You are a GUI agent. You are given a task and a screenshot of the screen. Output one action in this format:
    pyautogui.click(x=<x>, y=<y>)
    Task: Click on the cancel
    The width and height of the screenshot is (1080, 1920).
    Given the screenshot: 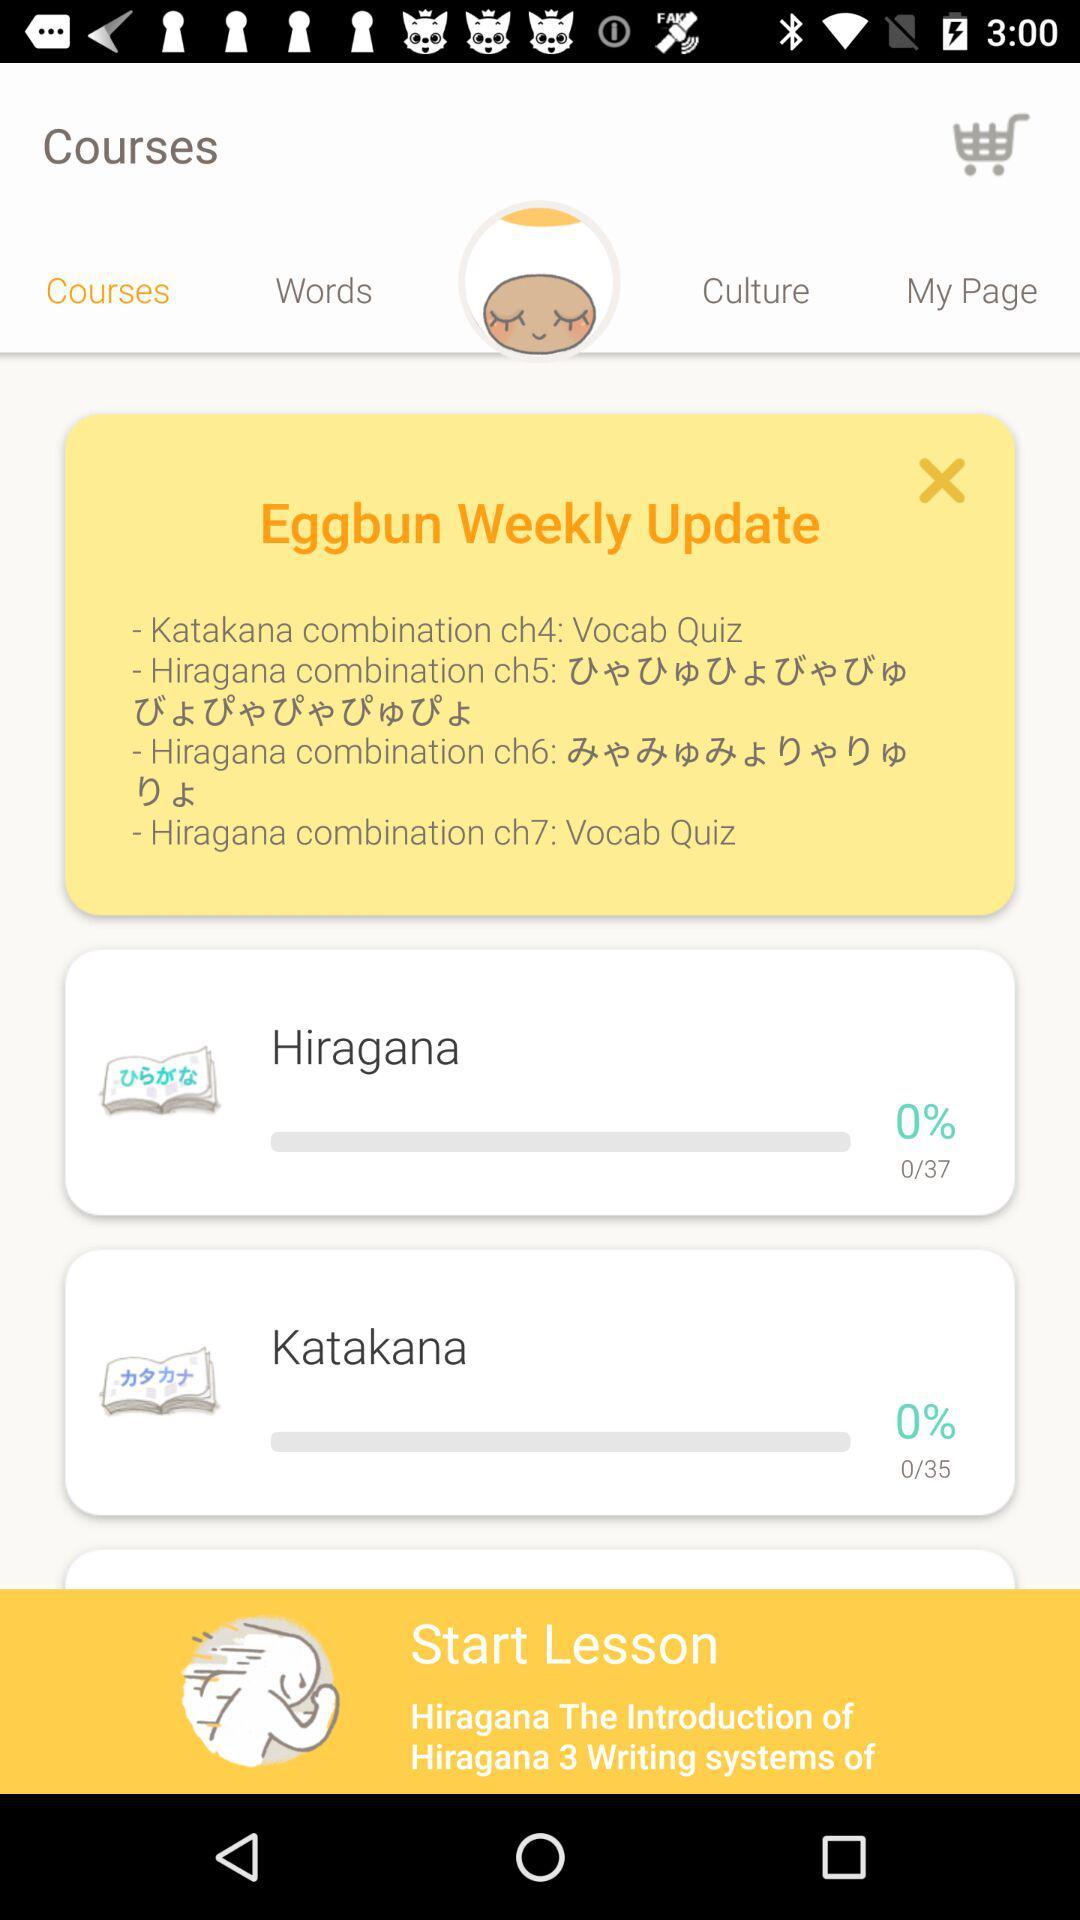 What is the action you would take?
    pyautogui.click(x=942, y=481)
    